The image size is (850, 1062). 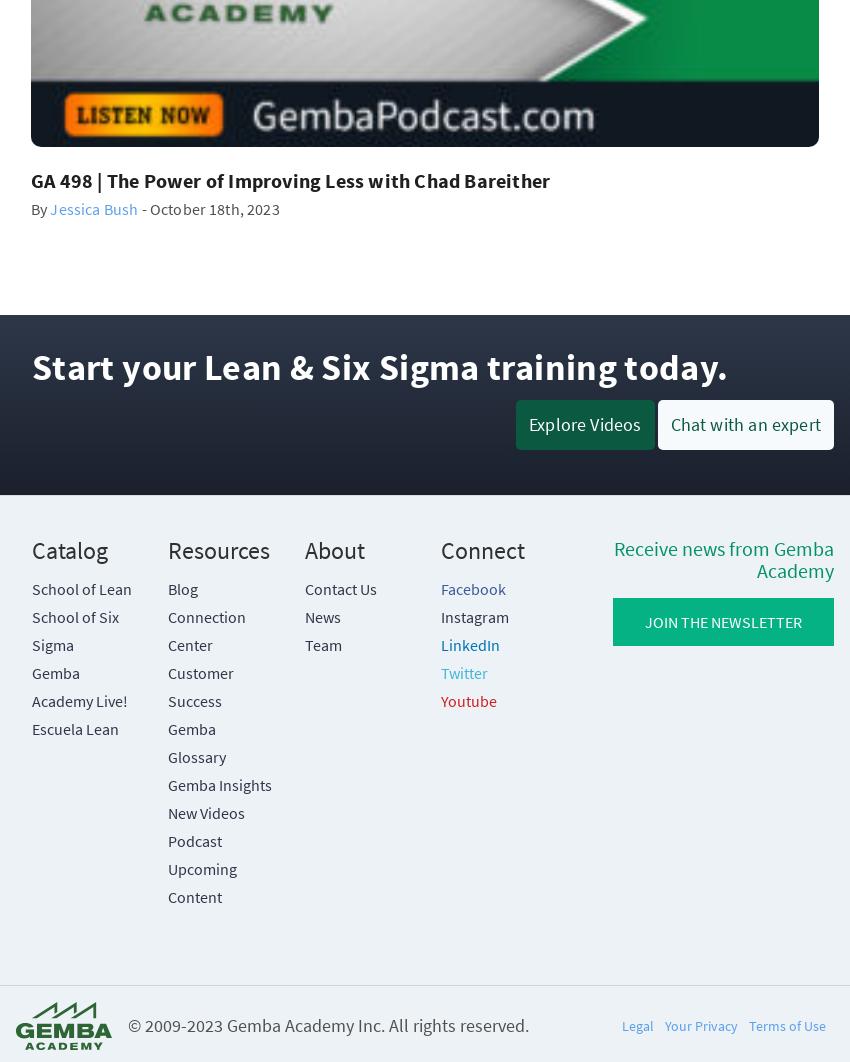 I want to click on 'Customer Success', so click(x=200, y=686).